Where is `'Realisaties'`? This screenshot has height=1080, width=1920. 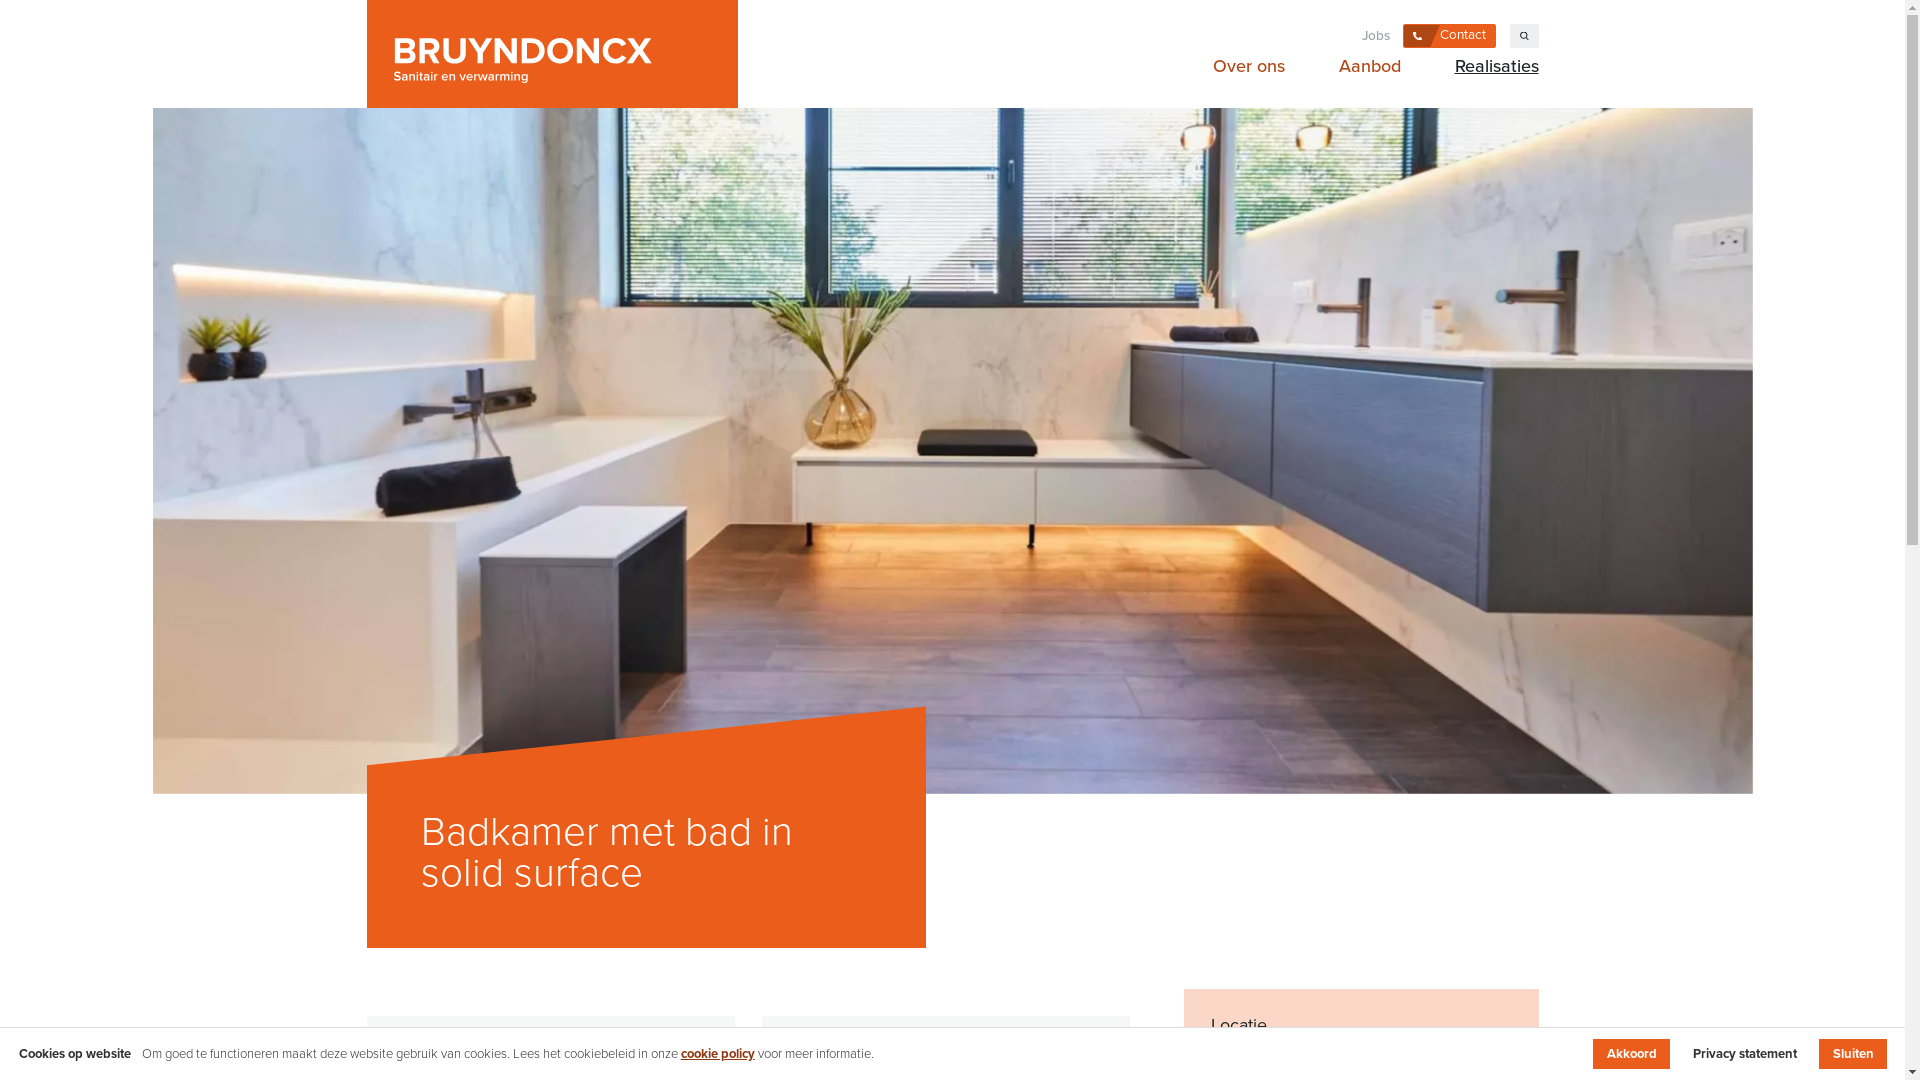 'Realisaties' is located at coordinates (1489, 65).